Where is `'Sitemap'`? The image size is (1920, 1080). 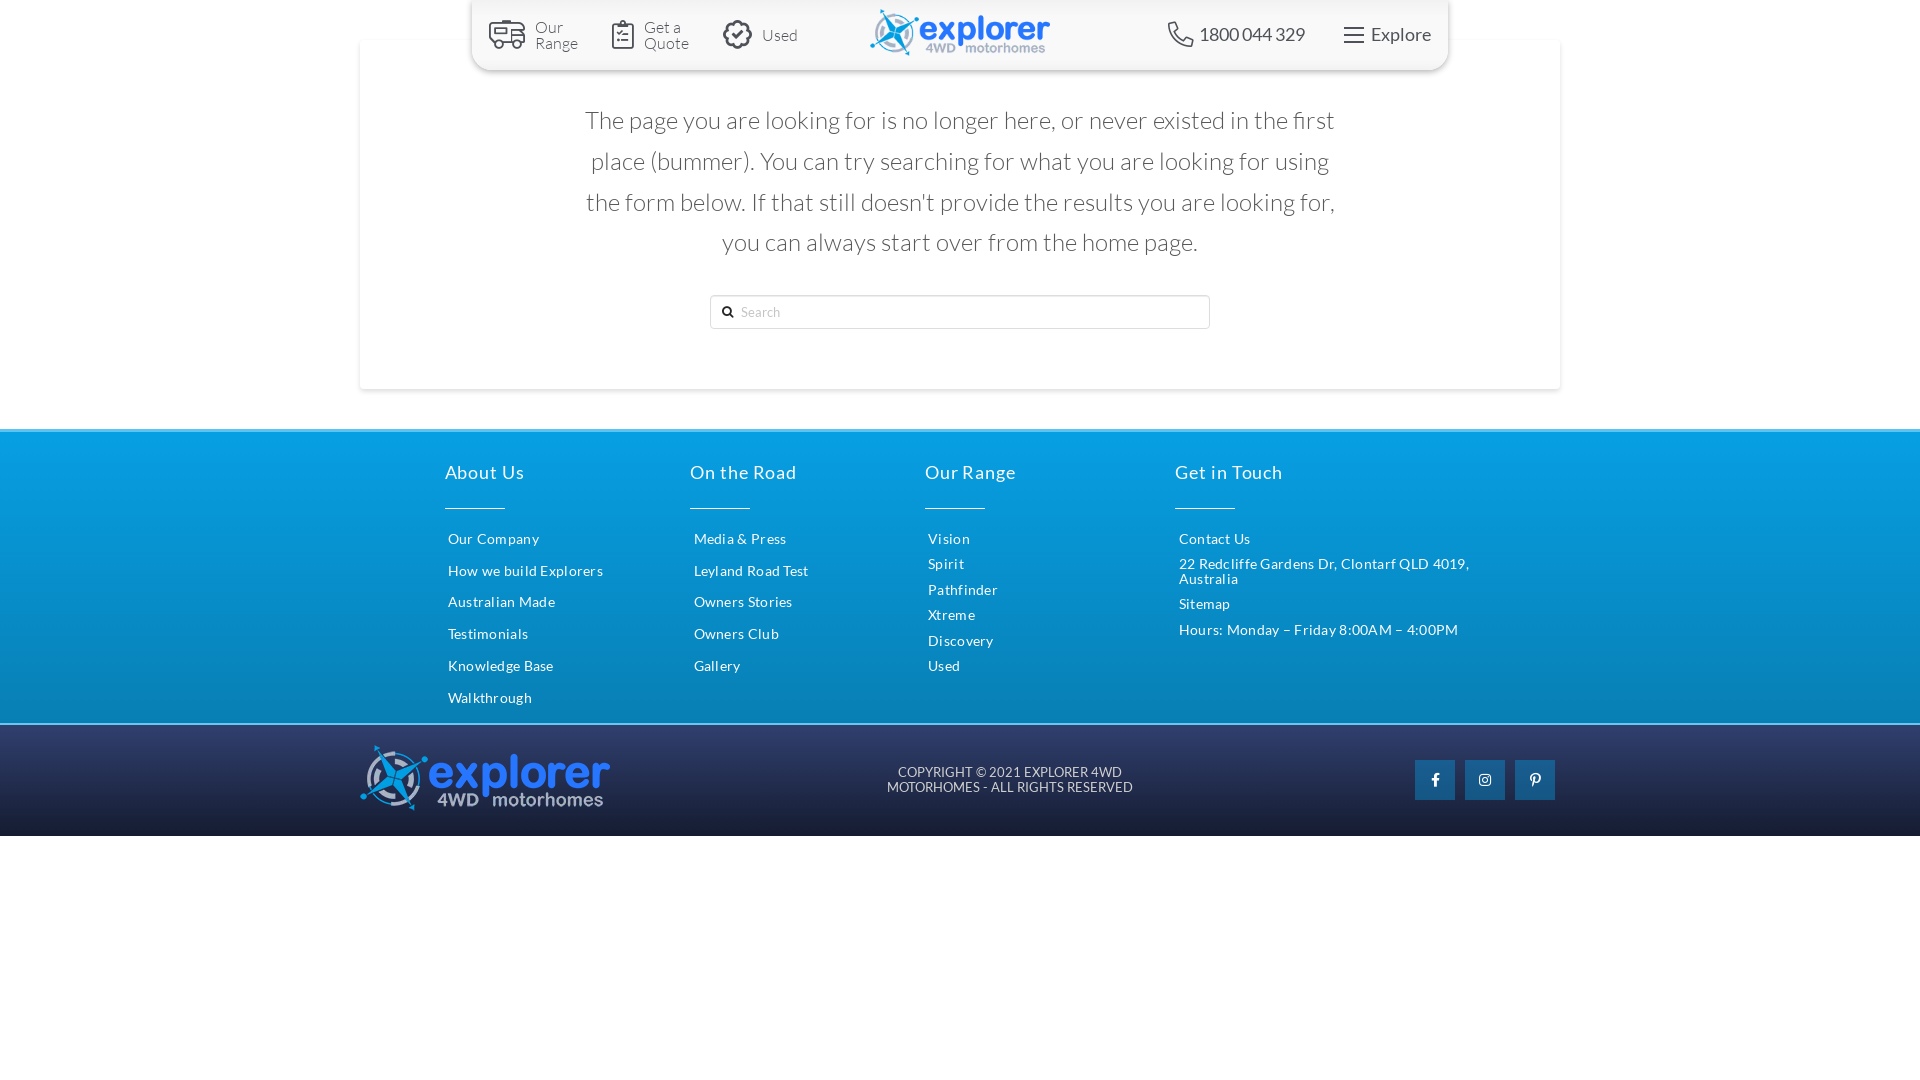
'Sitemap' is located at coordinates (1203, 603).